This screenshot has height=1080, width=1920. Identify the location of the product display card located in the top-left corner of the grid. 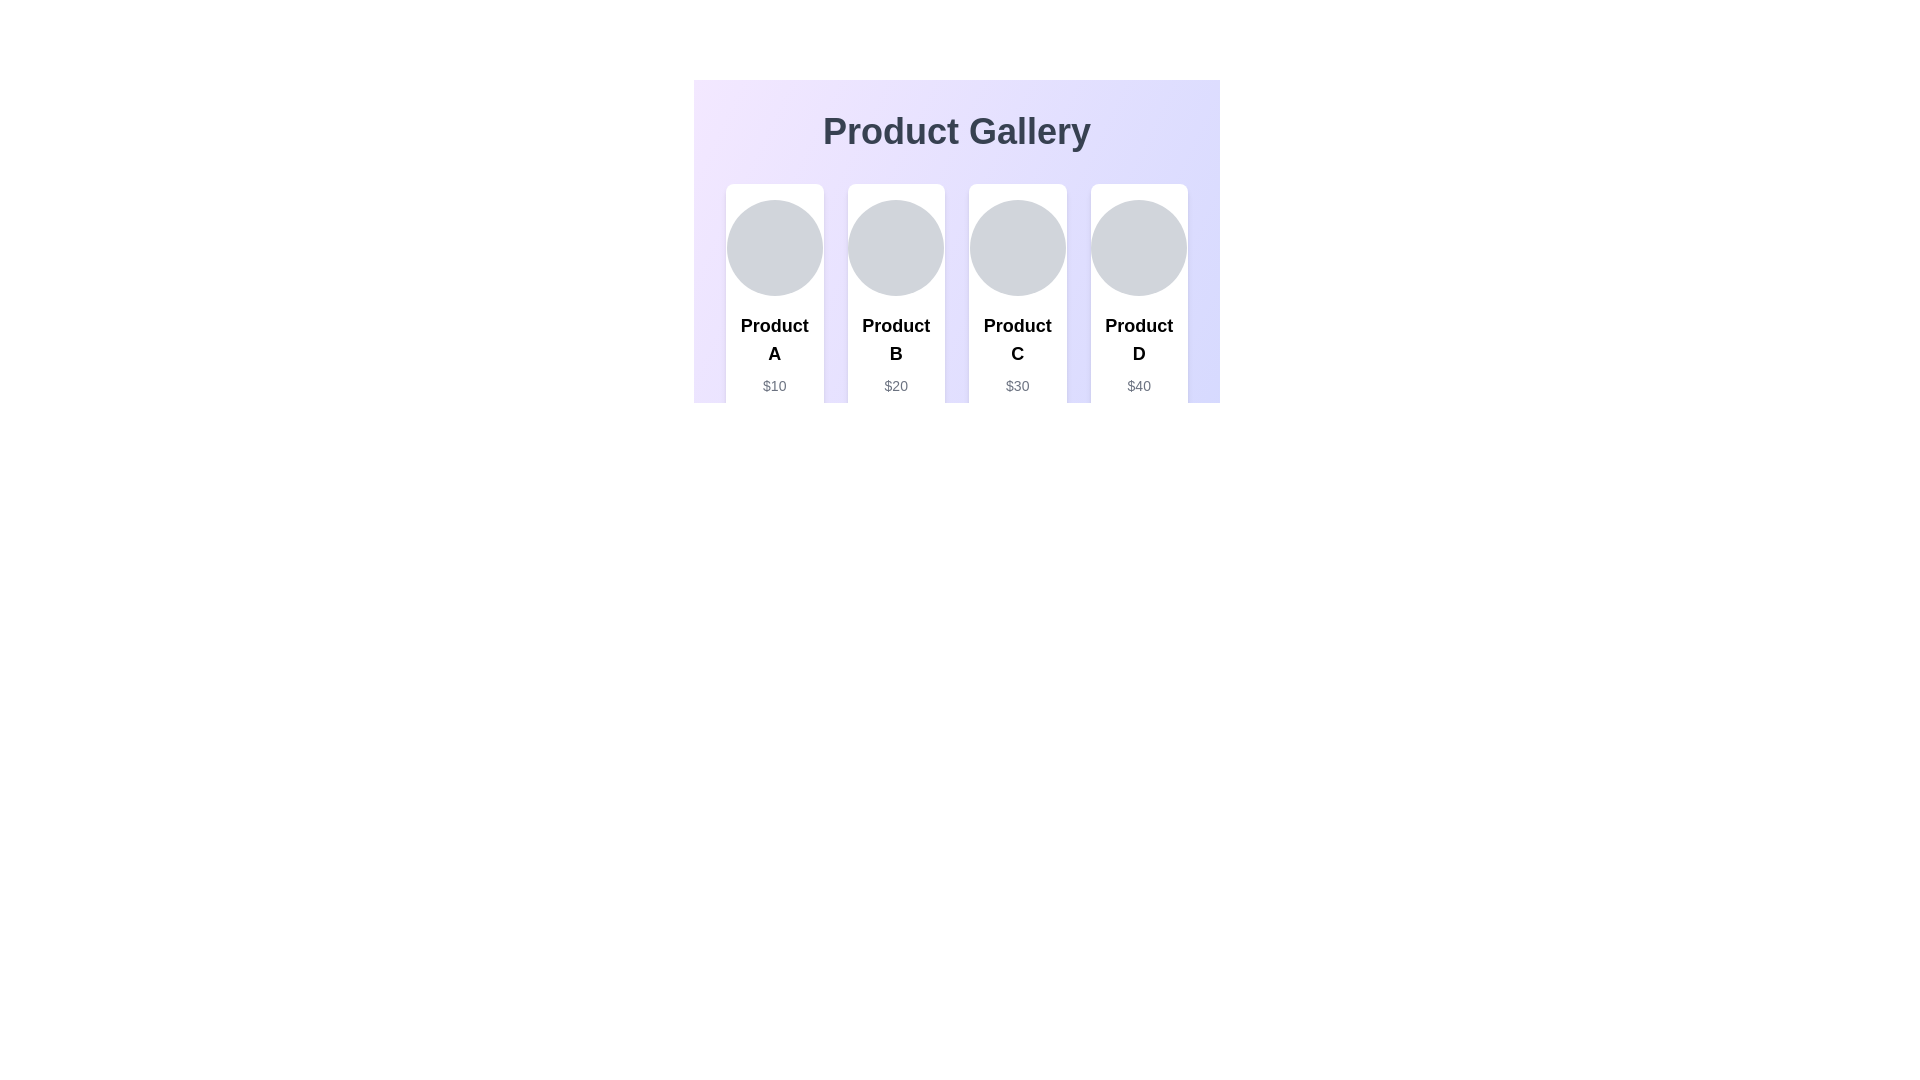
(773, 323).